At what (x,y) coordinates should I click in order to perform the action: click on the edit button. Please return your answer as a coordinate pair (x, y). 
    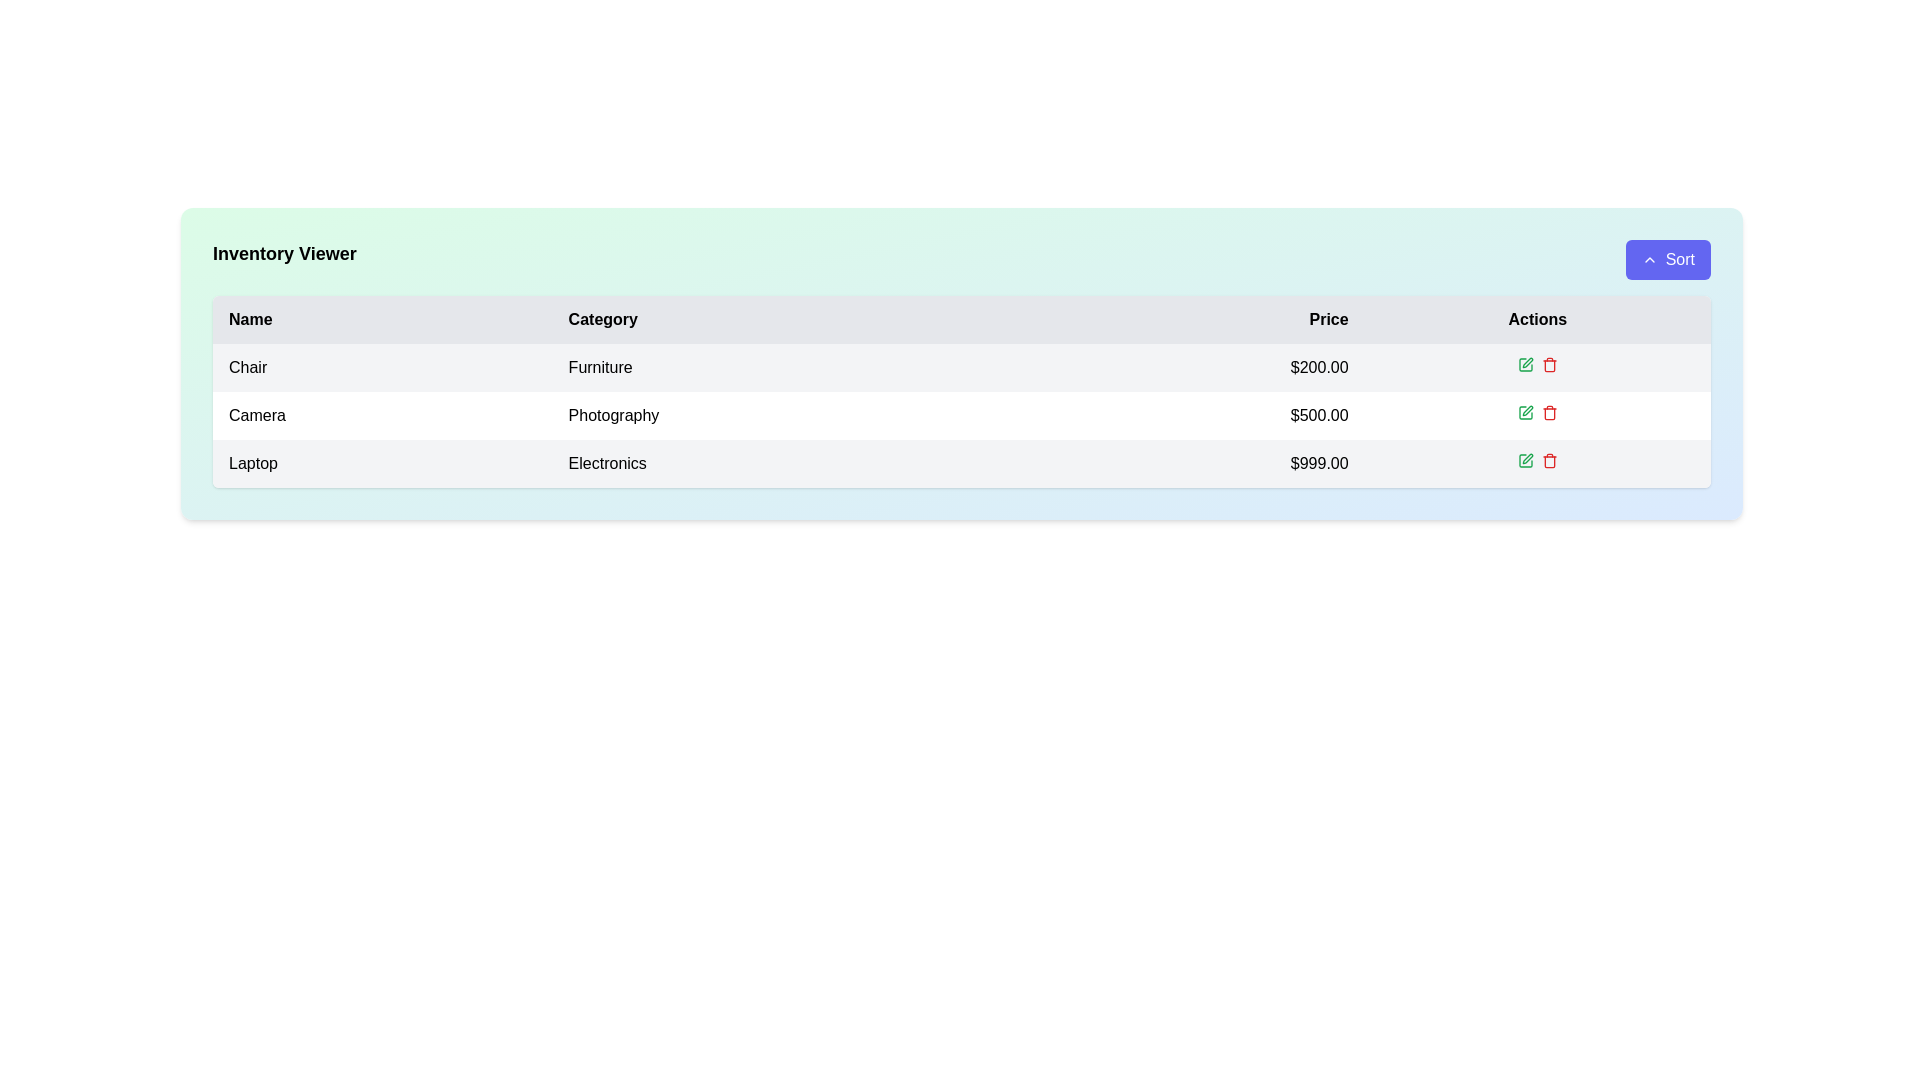
    Looking at the image, I should click on (1524, 411).